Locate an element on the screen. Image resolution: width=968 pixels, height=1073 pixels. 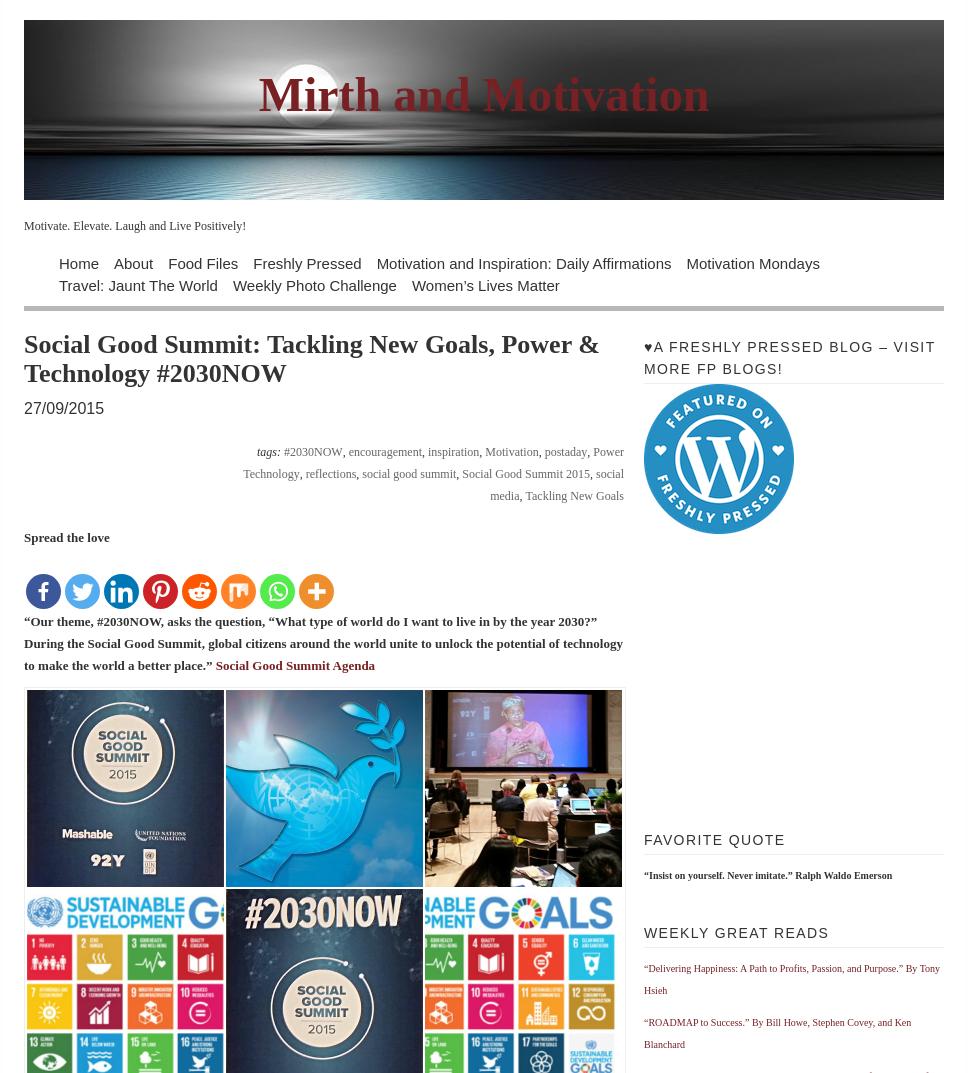
'Favorite Quote' is located at coordinates (713, 839).